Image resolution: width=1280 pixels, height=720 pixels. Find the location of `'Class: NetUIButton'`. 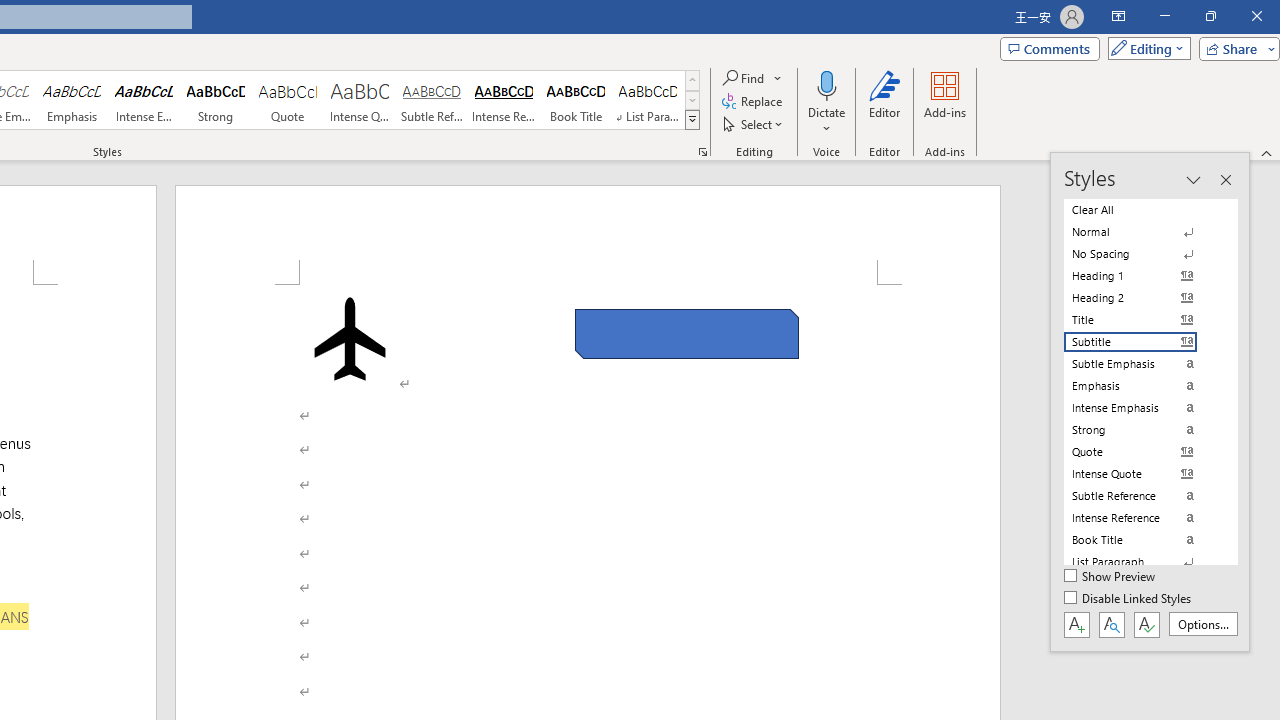

'Class: NetUIButton' is located at coordinates (1146, 623).